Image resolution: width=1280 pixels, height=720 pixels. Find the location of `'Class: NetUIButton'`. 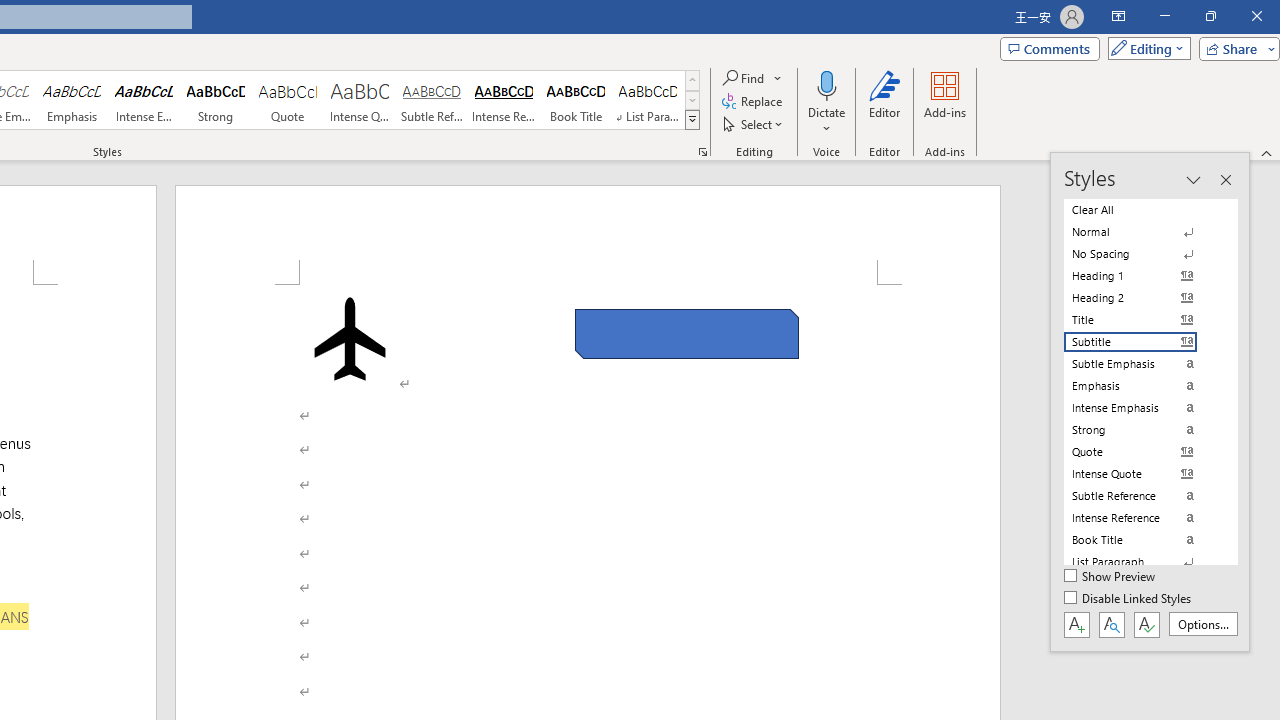

'Class: NetUIButton' is located at coordinates (1146, 623).